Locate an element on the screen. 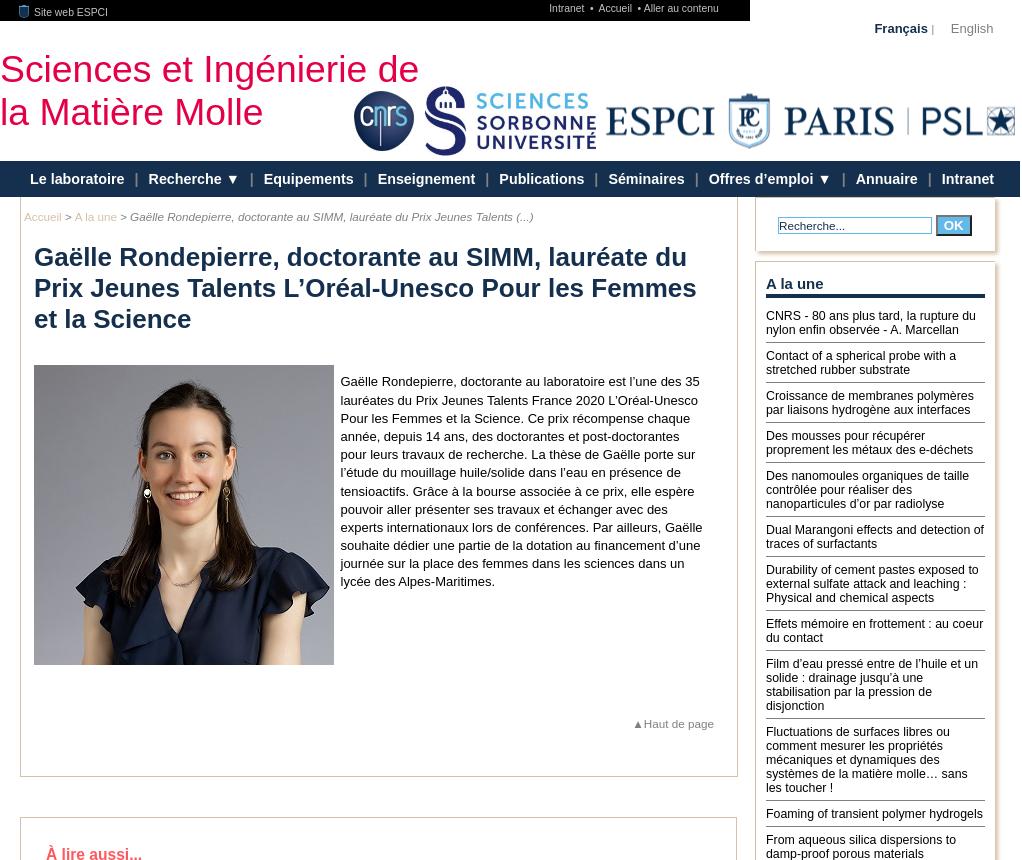 This screenshot has width=1022, height=860. 'English' is located at coordinates (949, 27).